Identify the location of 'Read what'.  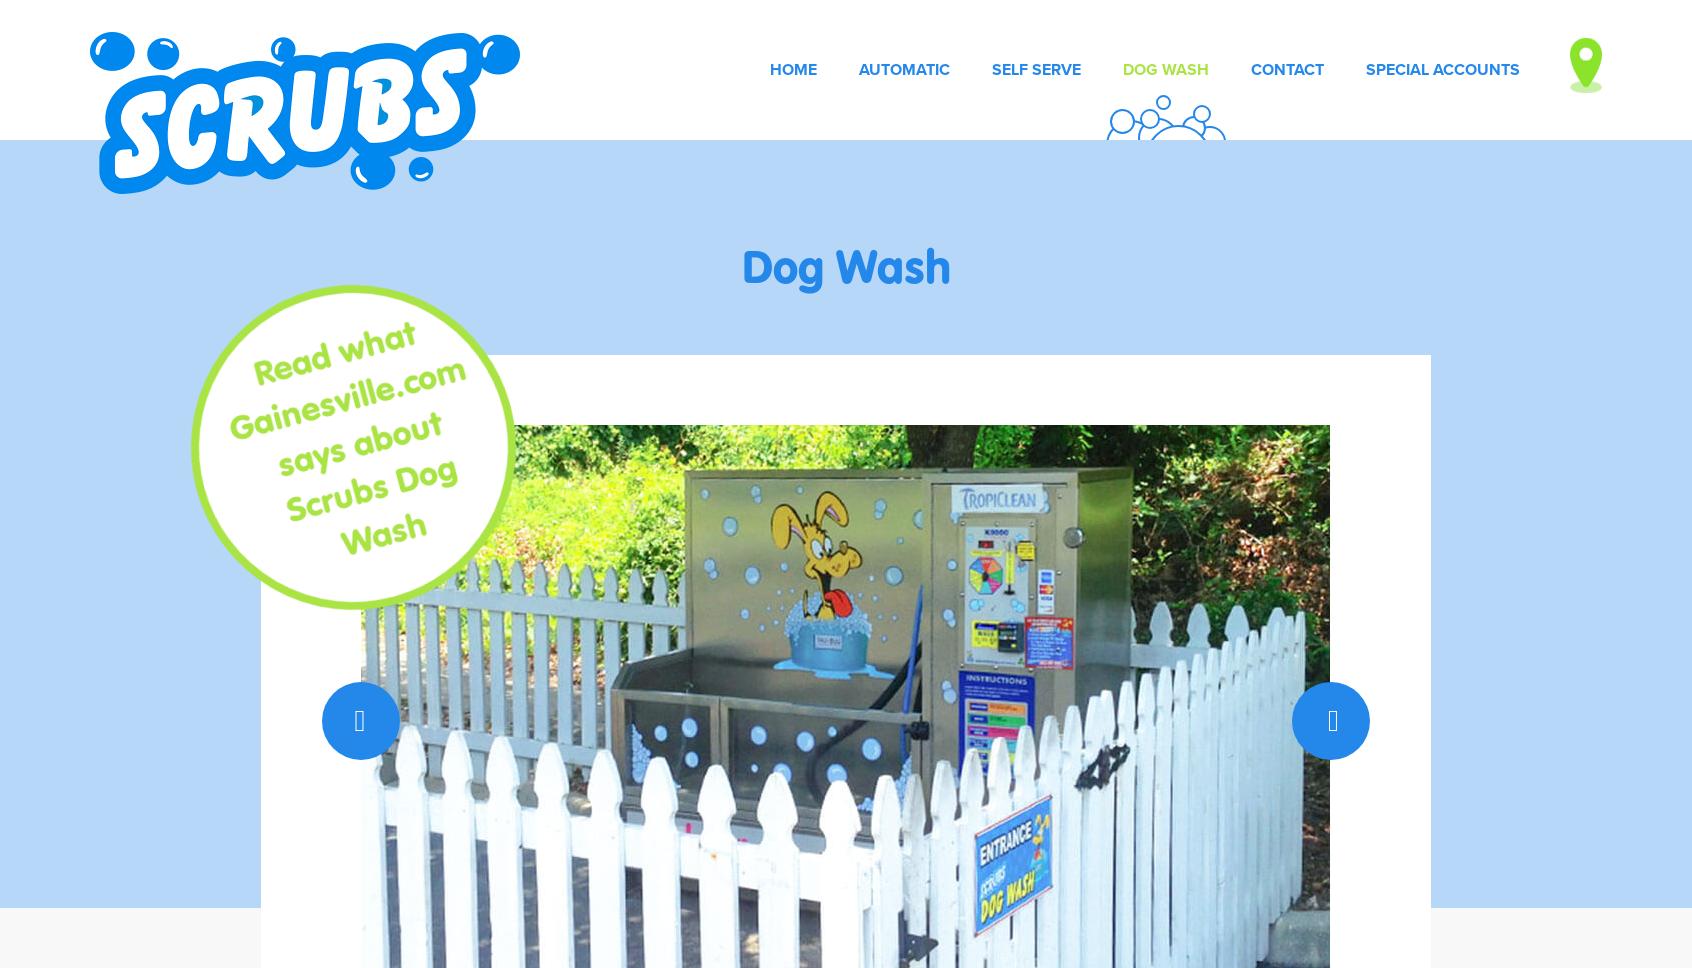
(333, 351).